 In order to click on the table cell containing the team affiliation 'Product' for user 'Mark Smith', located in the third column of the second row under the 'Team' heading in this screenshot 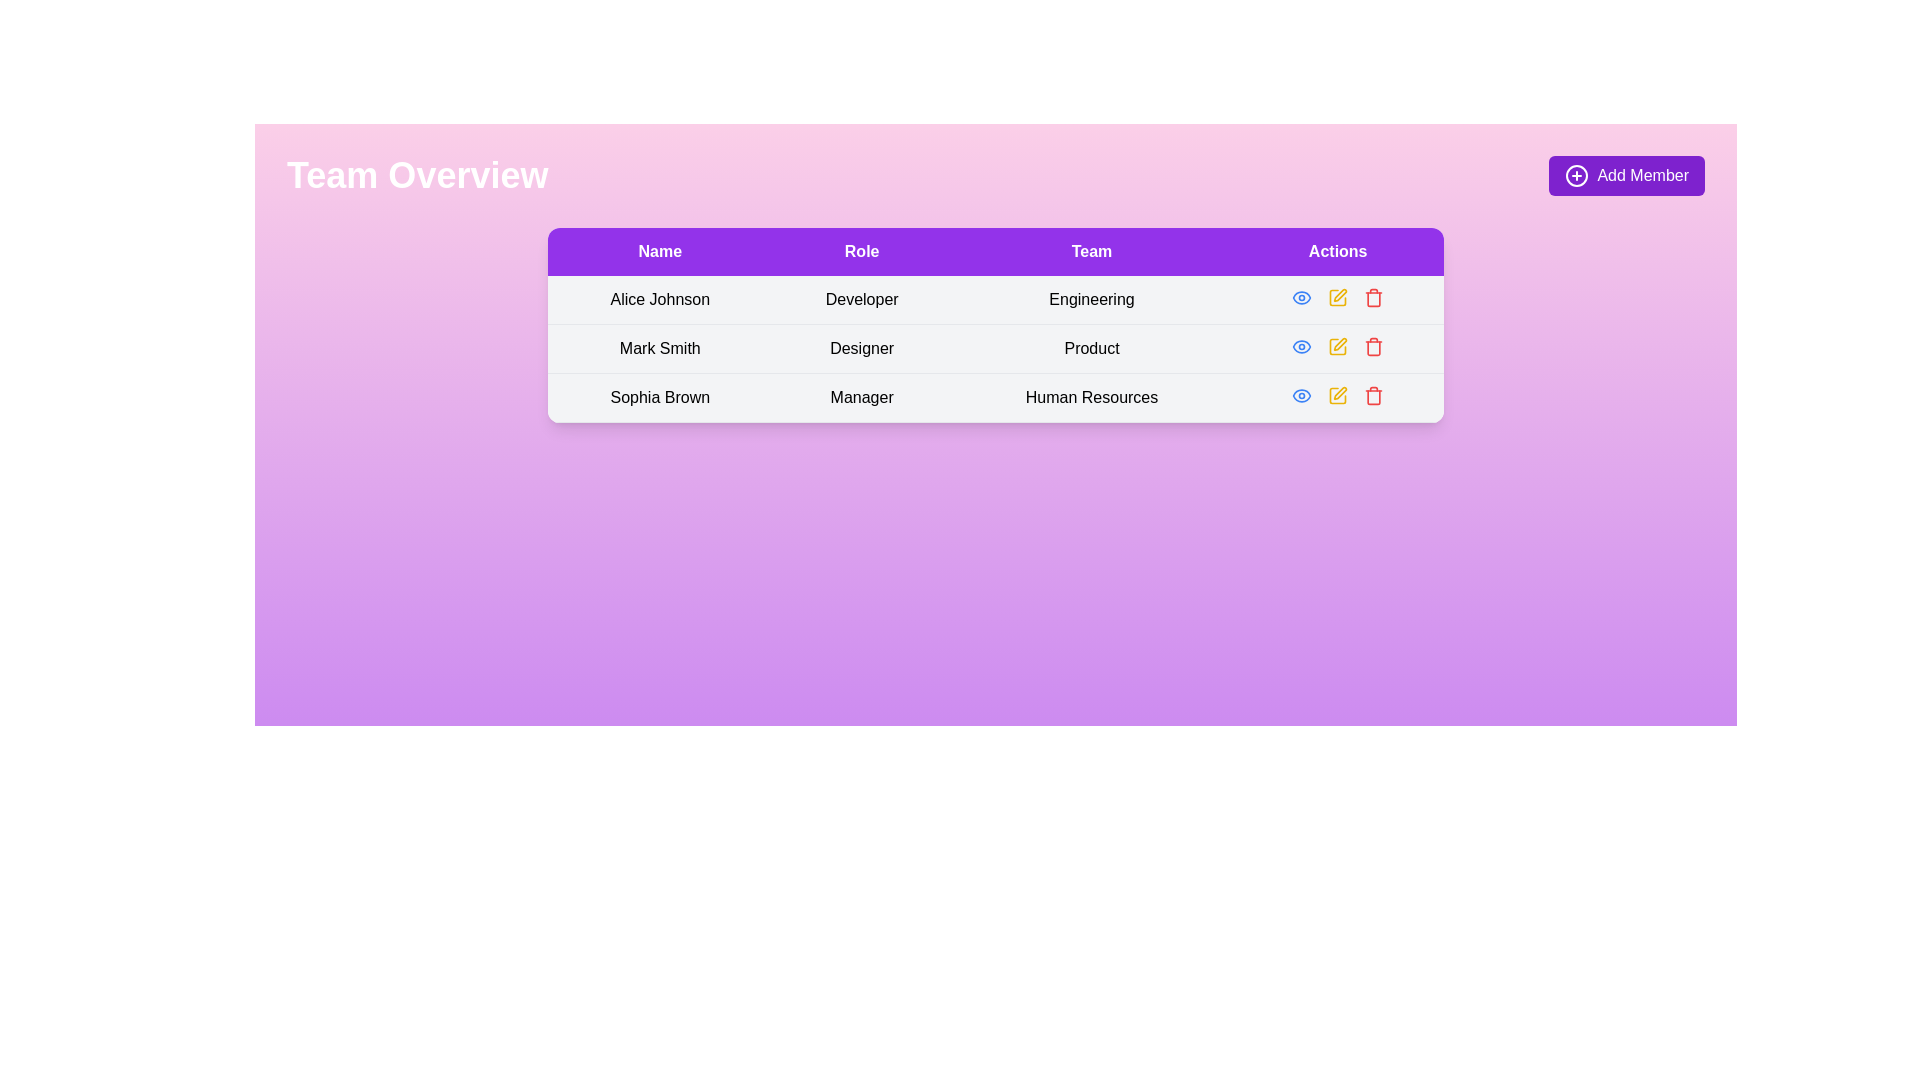, I will do `click(1091, 347)`.